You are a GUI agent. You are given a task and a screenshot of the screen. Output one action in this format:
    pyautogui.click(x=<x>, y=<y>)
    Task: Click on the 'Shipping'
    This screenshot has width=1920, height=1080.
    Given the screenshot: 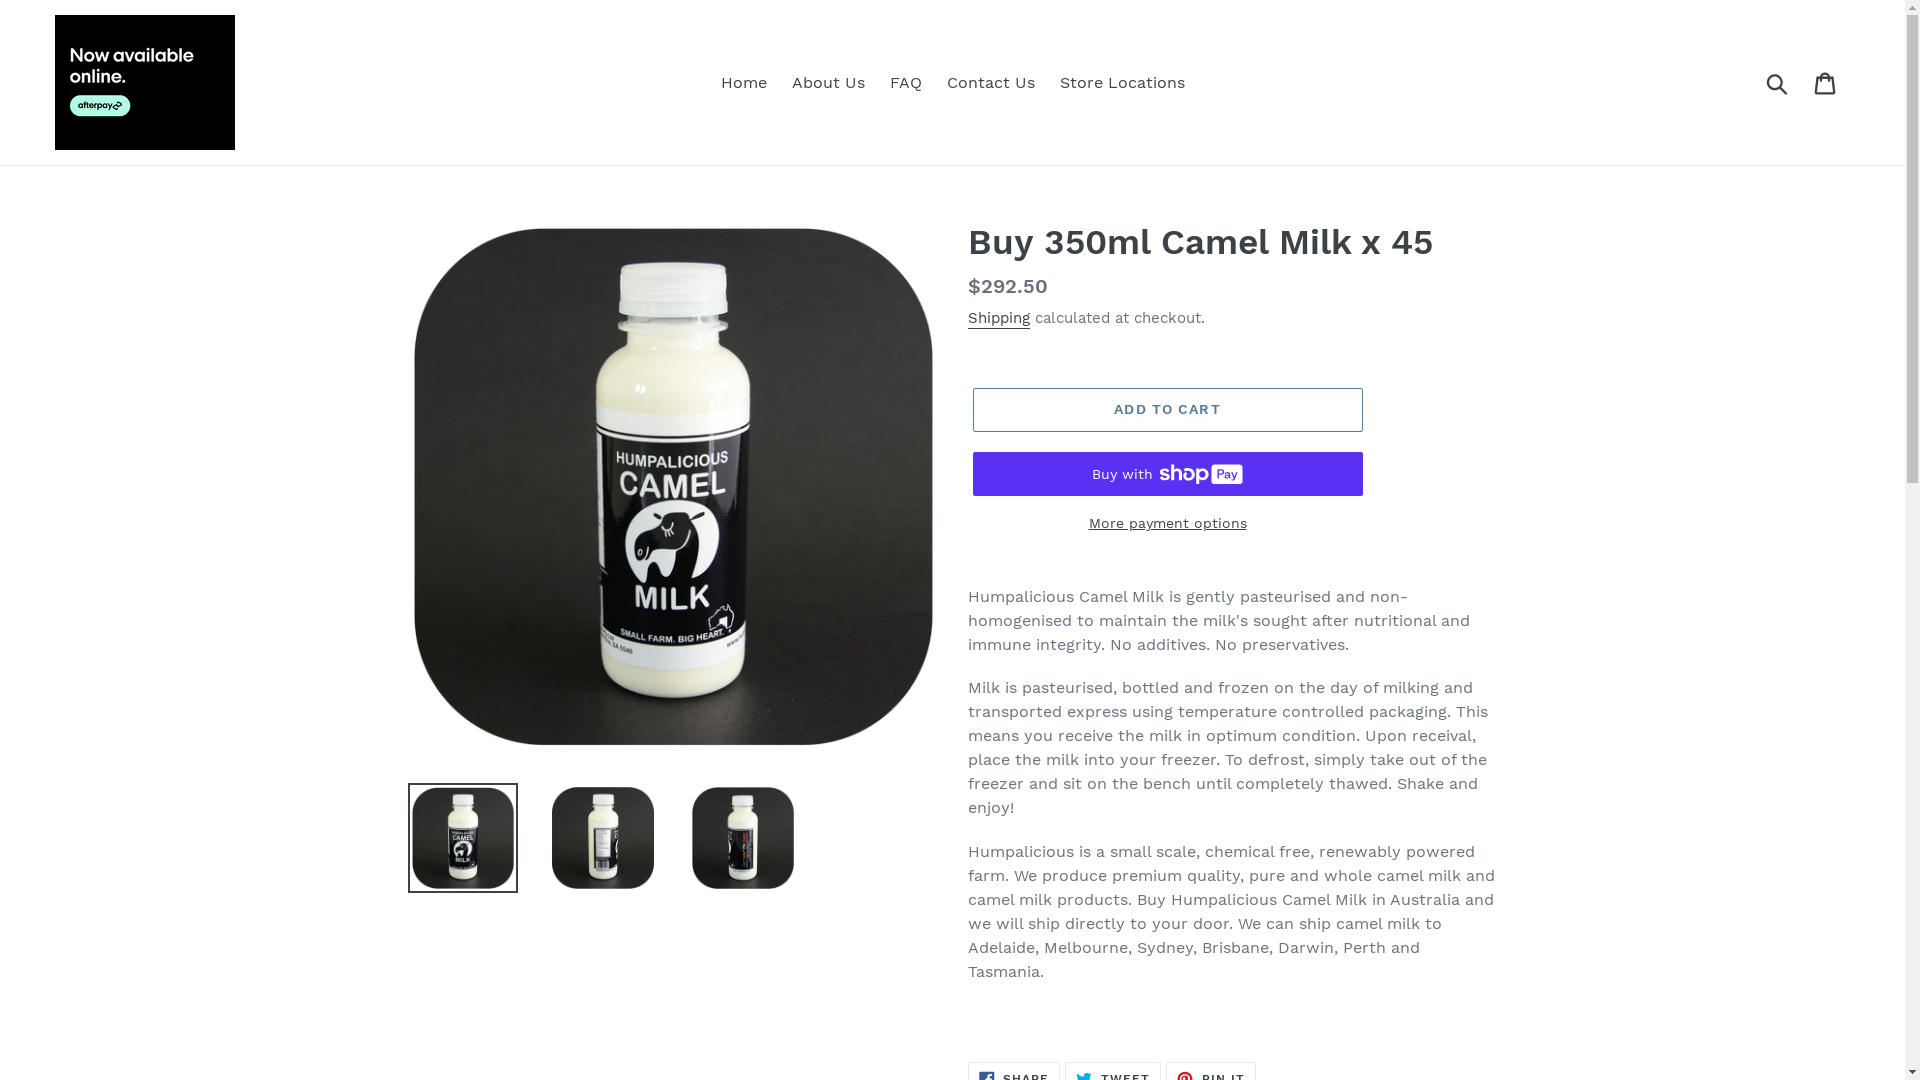 What is the action you would take?
    pyautogui.click(x=998, y=318)
    